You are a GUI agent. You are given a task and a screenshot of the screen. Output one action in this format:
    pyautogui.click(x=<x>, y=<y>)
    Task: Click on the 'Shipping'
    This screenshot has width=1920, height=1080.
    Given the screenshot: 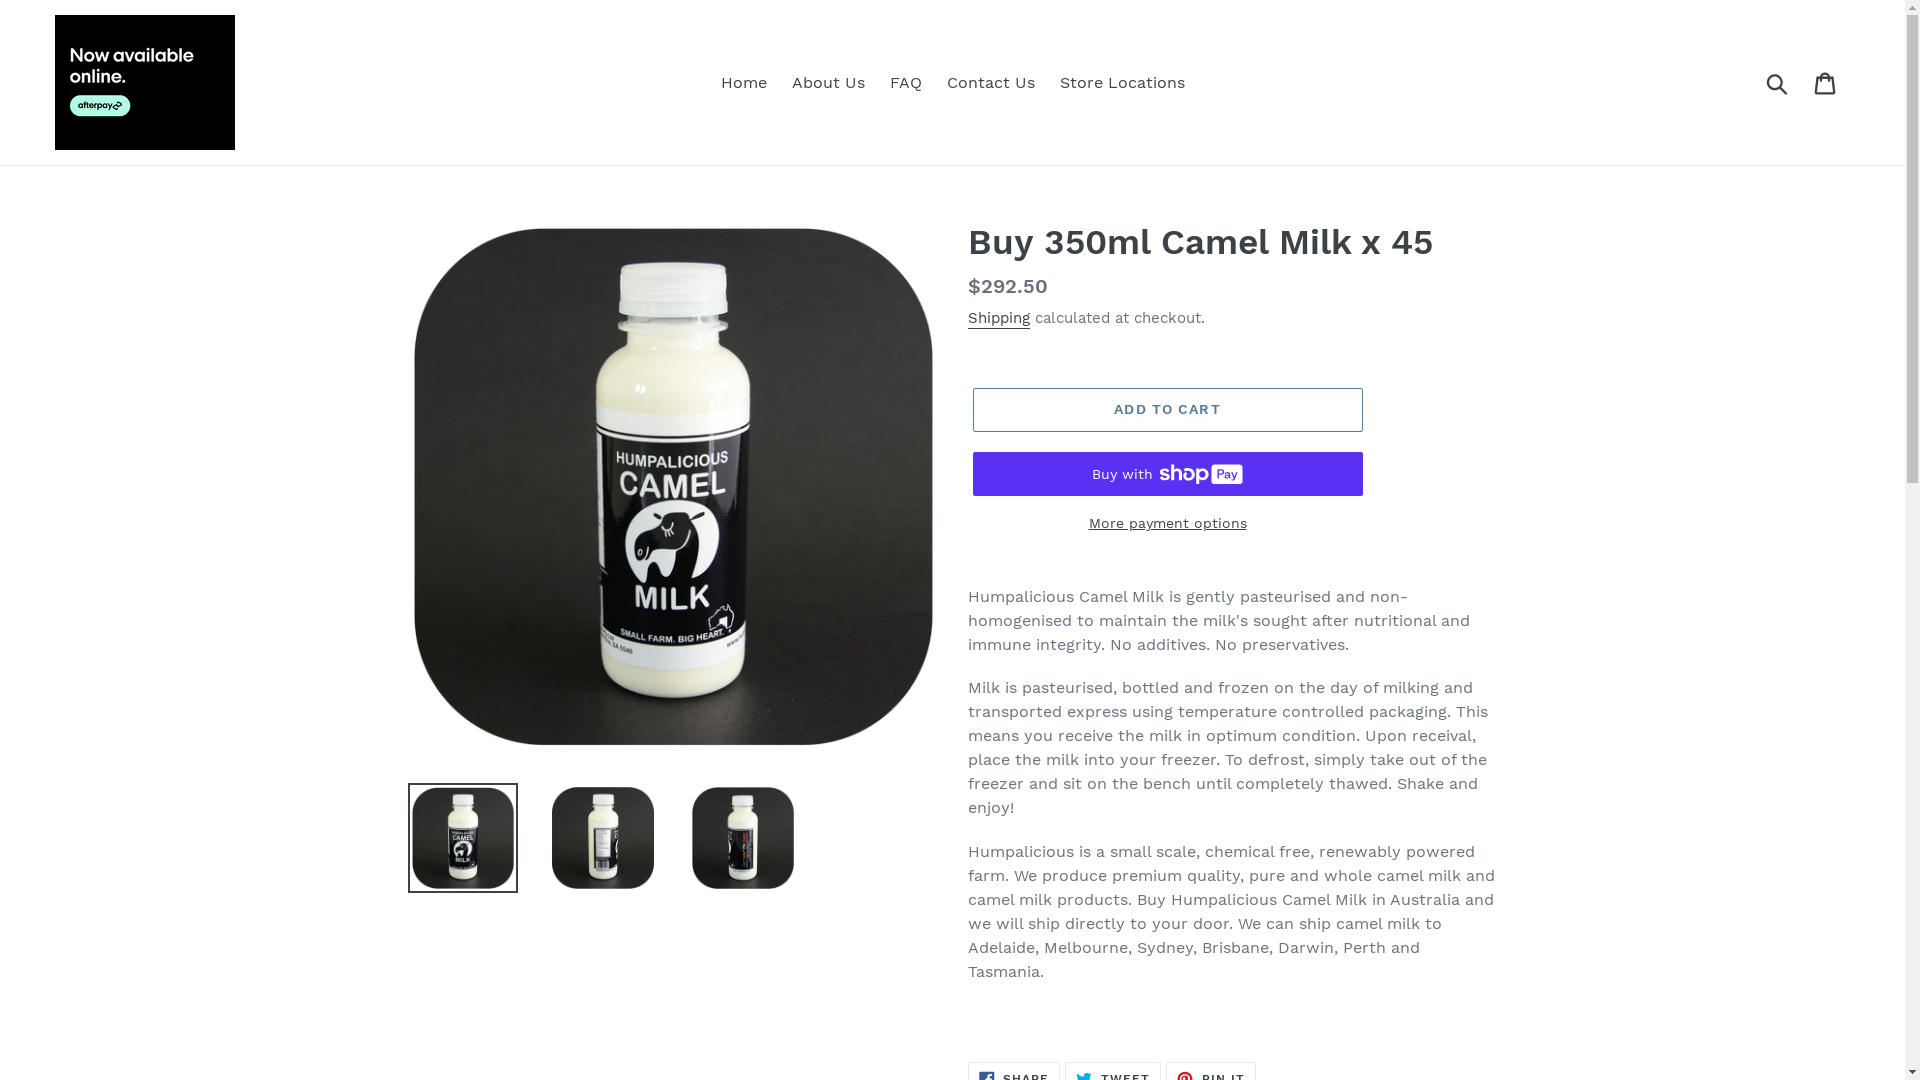 What is the action you would take?
    pyautogui.click(x=998, y=318)
    